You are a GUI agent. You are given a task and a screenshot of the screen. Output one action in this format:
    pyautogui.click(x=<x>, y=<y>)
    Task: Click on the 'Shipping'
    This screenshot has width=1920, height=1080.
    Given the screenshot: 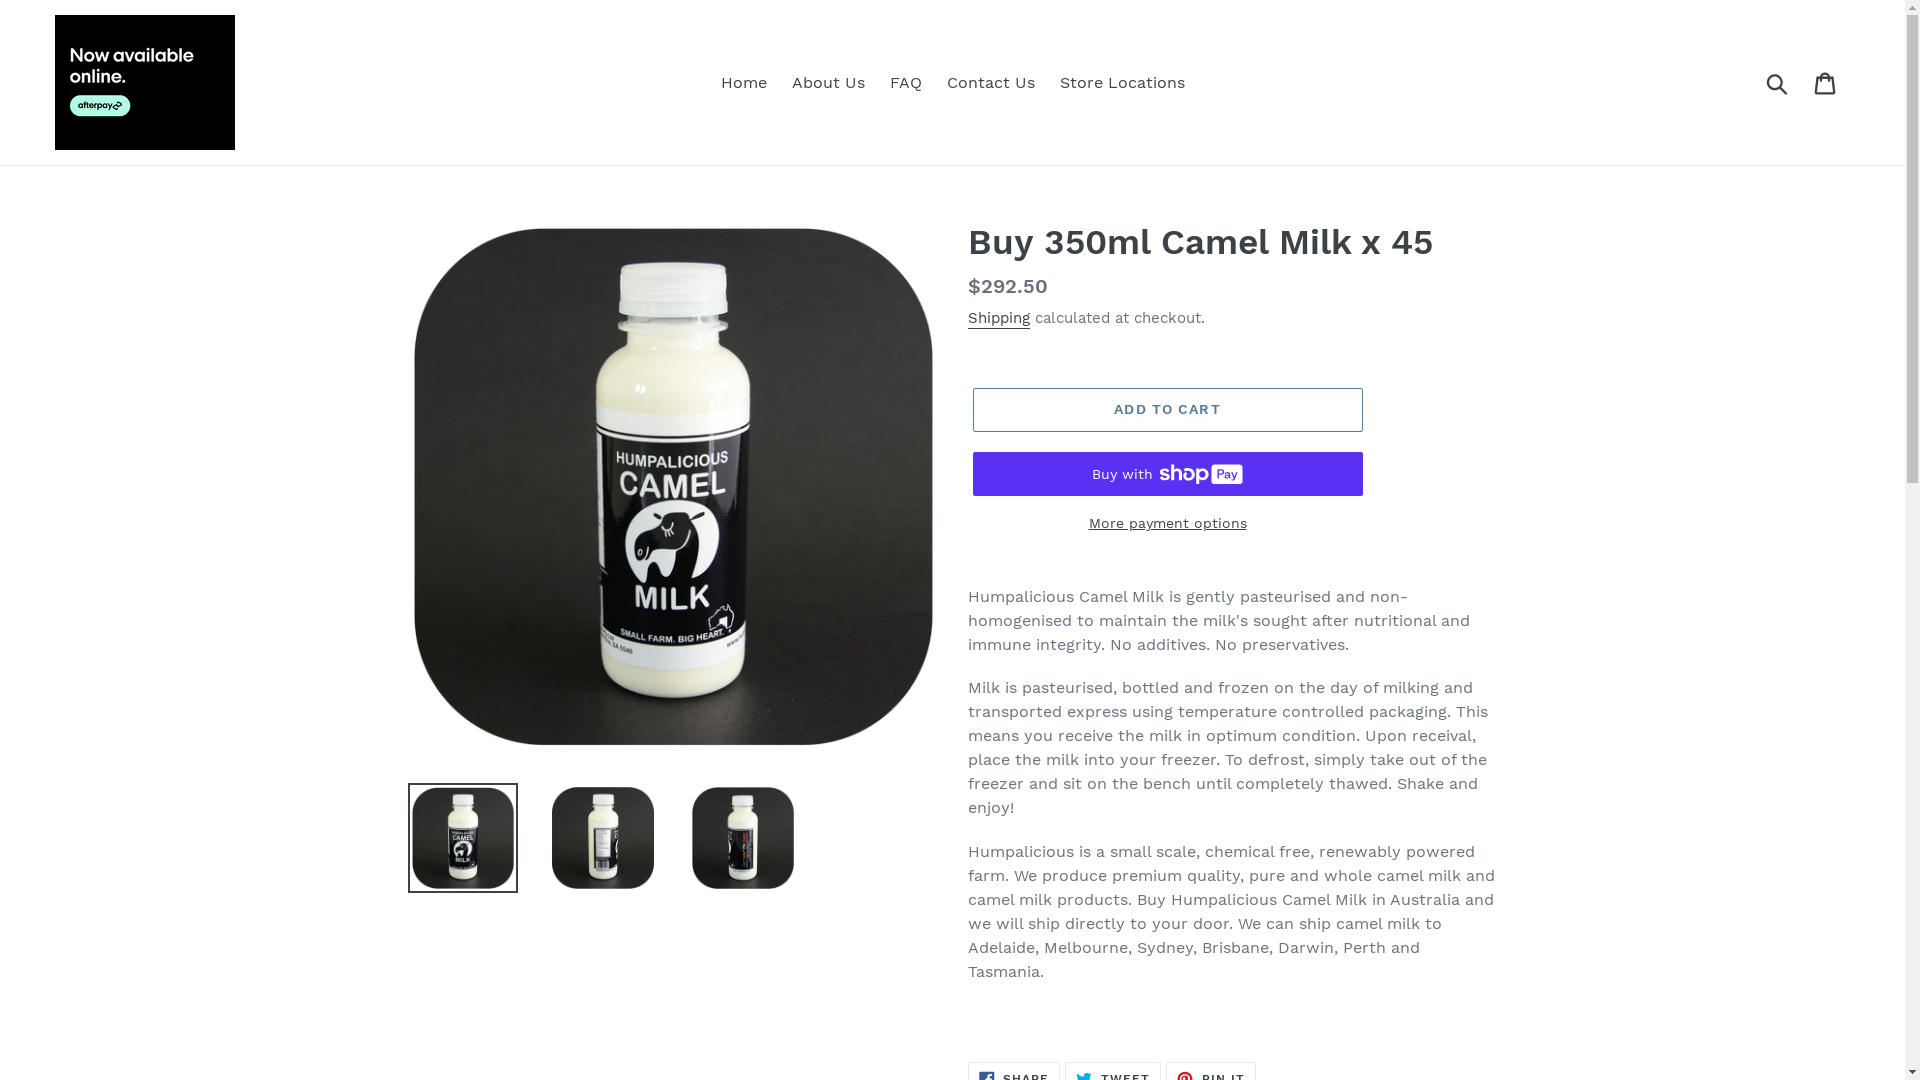 What is the action you would take?
    pyautogui.click(x=998, y=318)
    